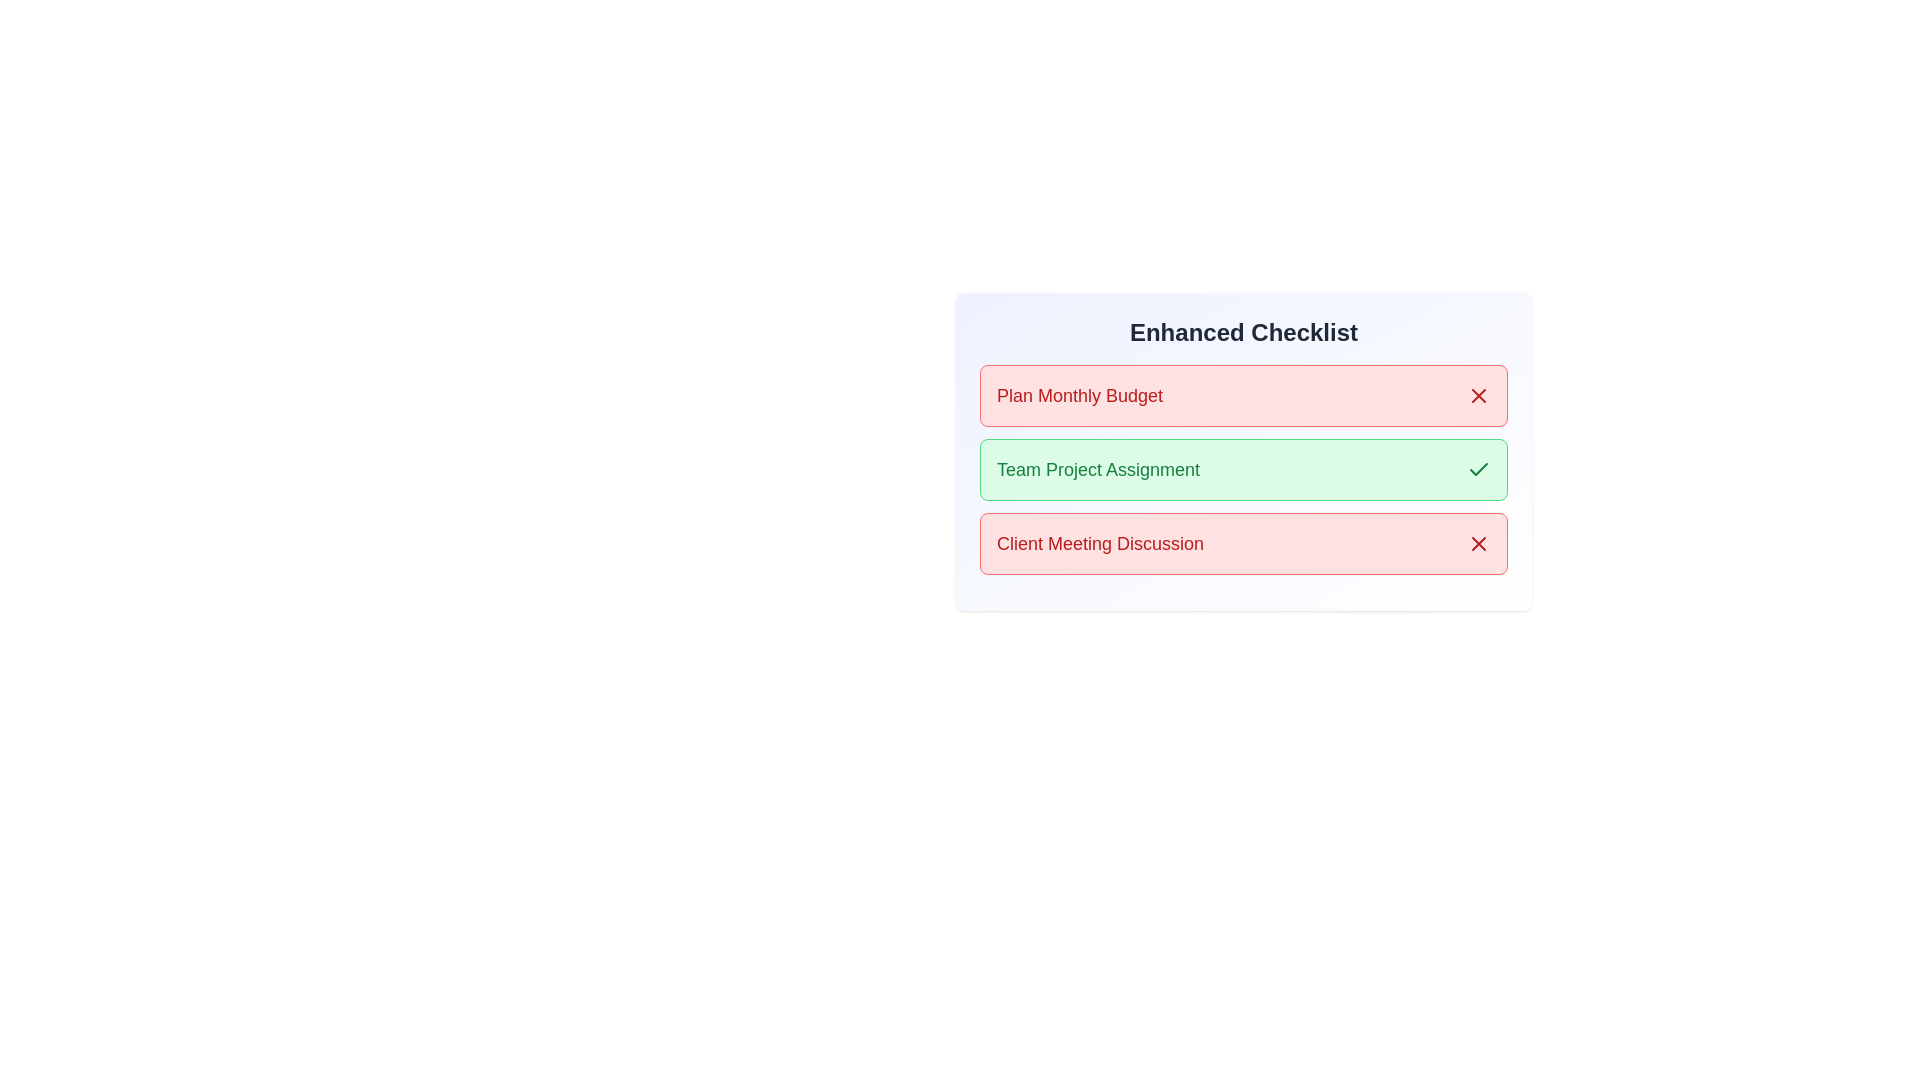  I want to click on the green checkmark icon that is part of the second item in the 'Enhanced Checklist' card, so click(1478, 469).